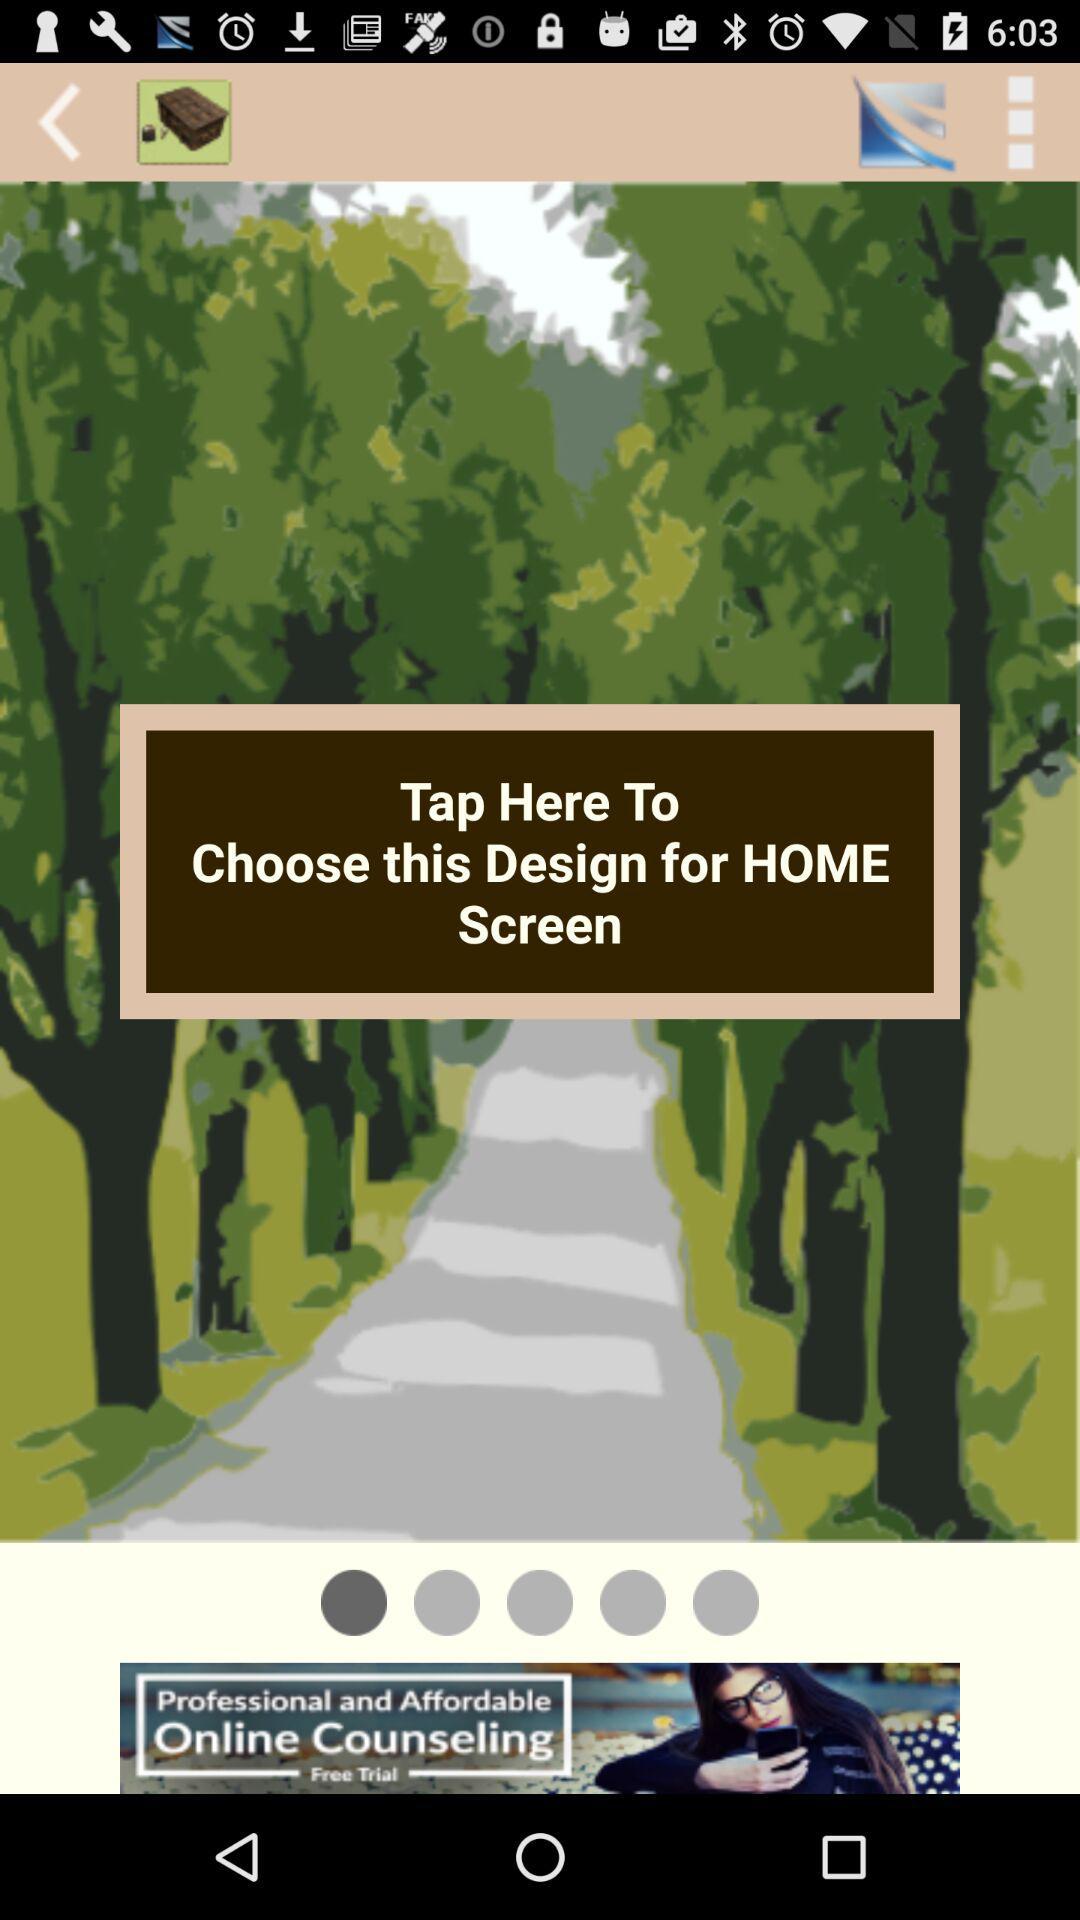  What do you see at coordinates (725, 1602) in the screenshot?
I see `see different design` at bounding box center [725, 1602].